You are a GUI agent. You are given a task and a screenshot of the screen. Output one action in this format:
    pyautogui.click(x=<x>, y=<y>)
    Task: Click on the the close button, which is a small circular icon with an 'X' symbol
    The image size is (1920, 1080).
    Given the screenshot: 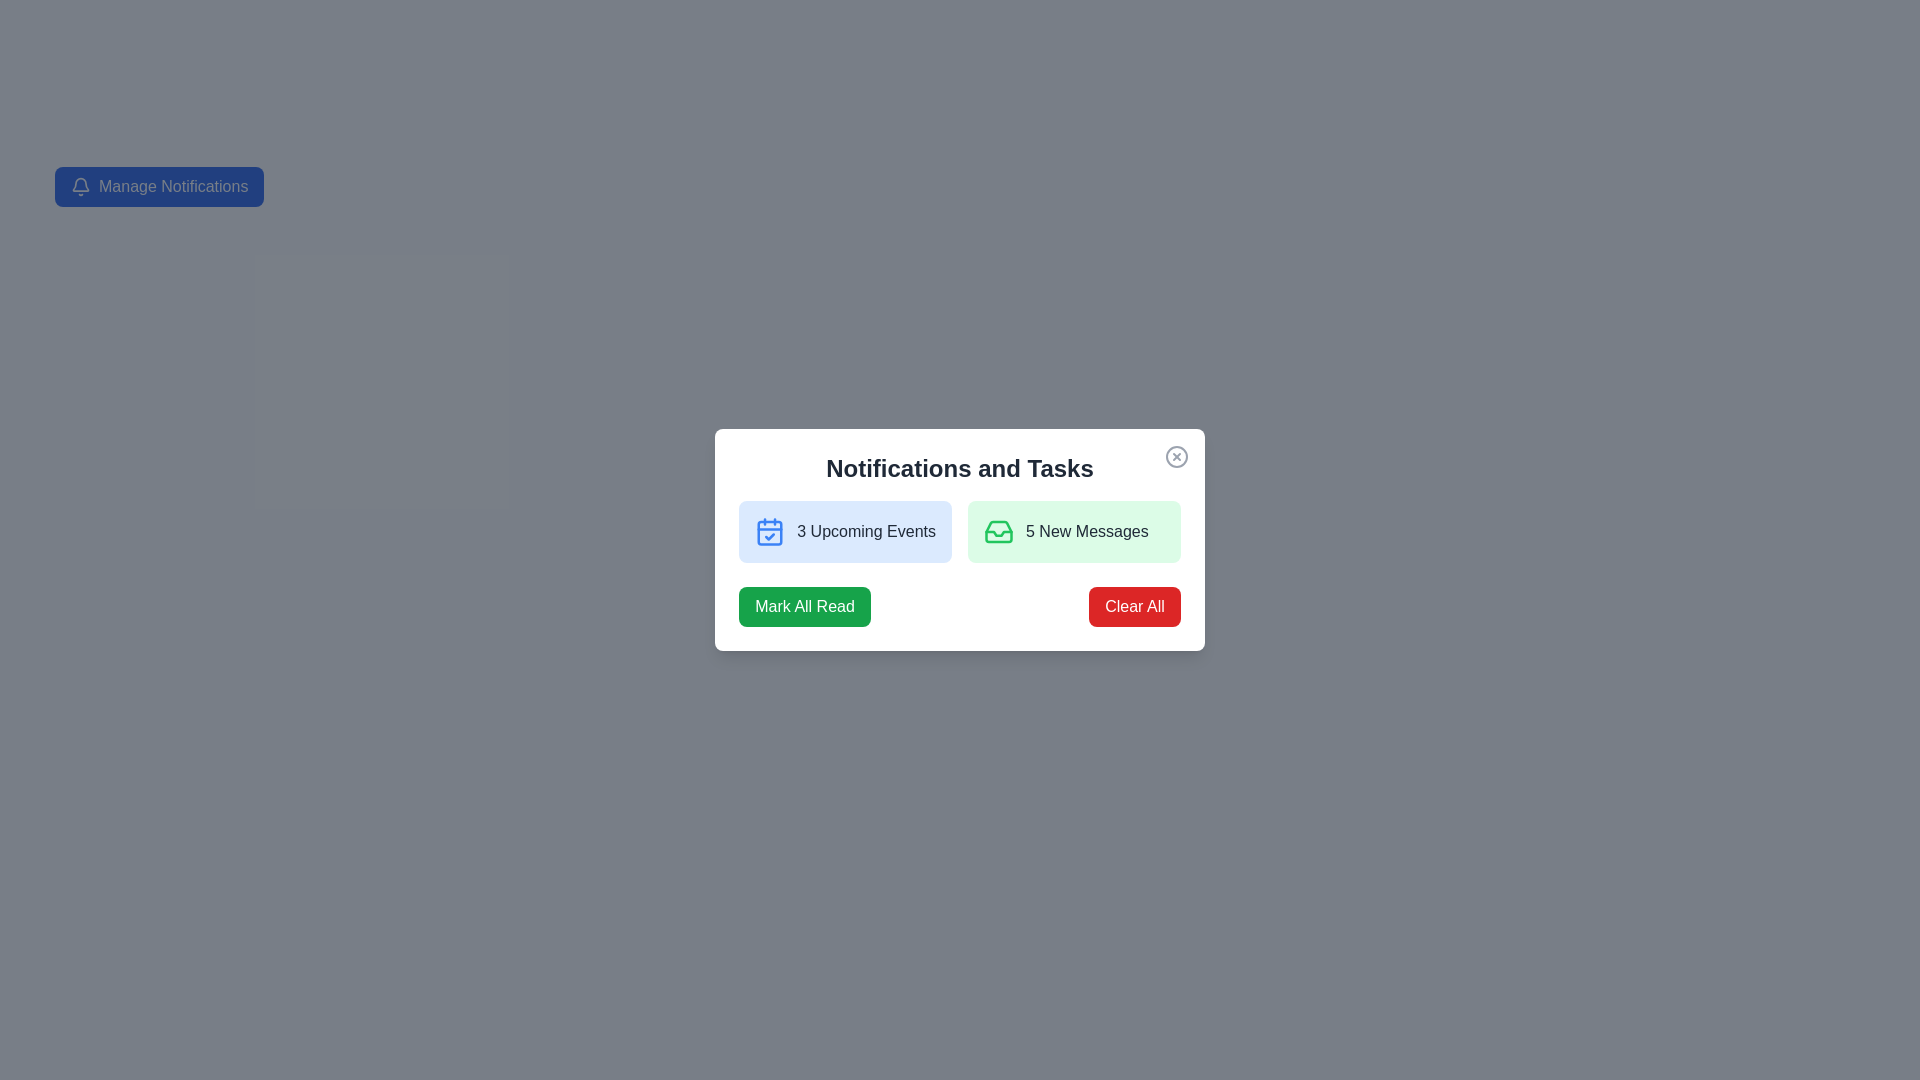 What is the action you would take?
    pyautogui.click(x=1176, y=456)
    